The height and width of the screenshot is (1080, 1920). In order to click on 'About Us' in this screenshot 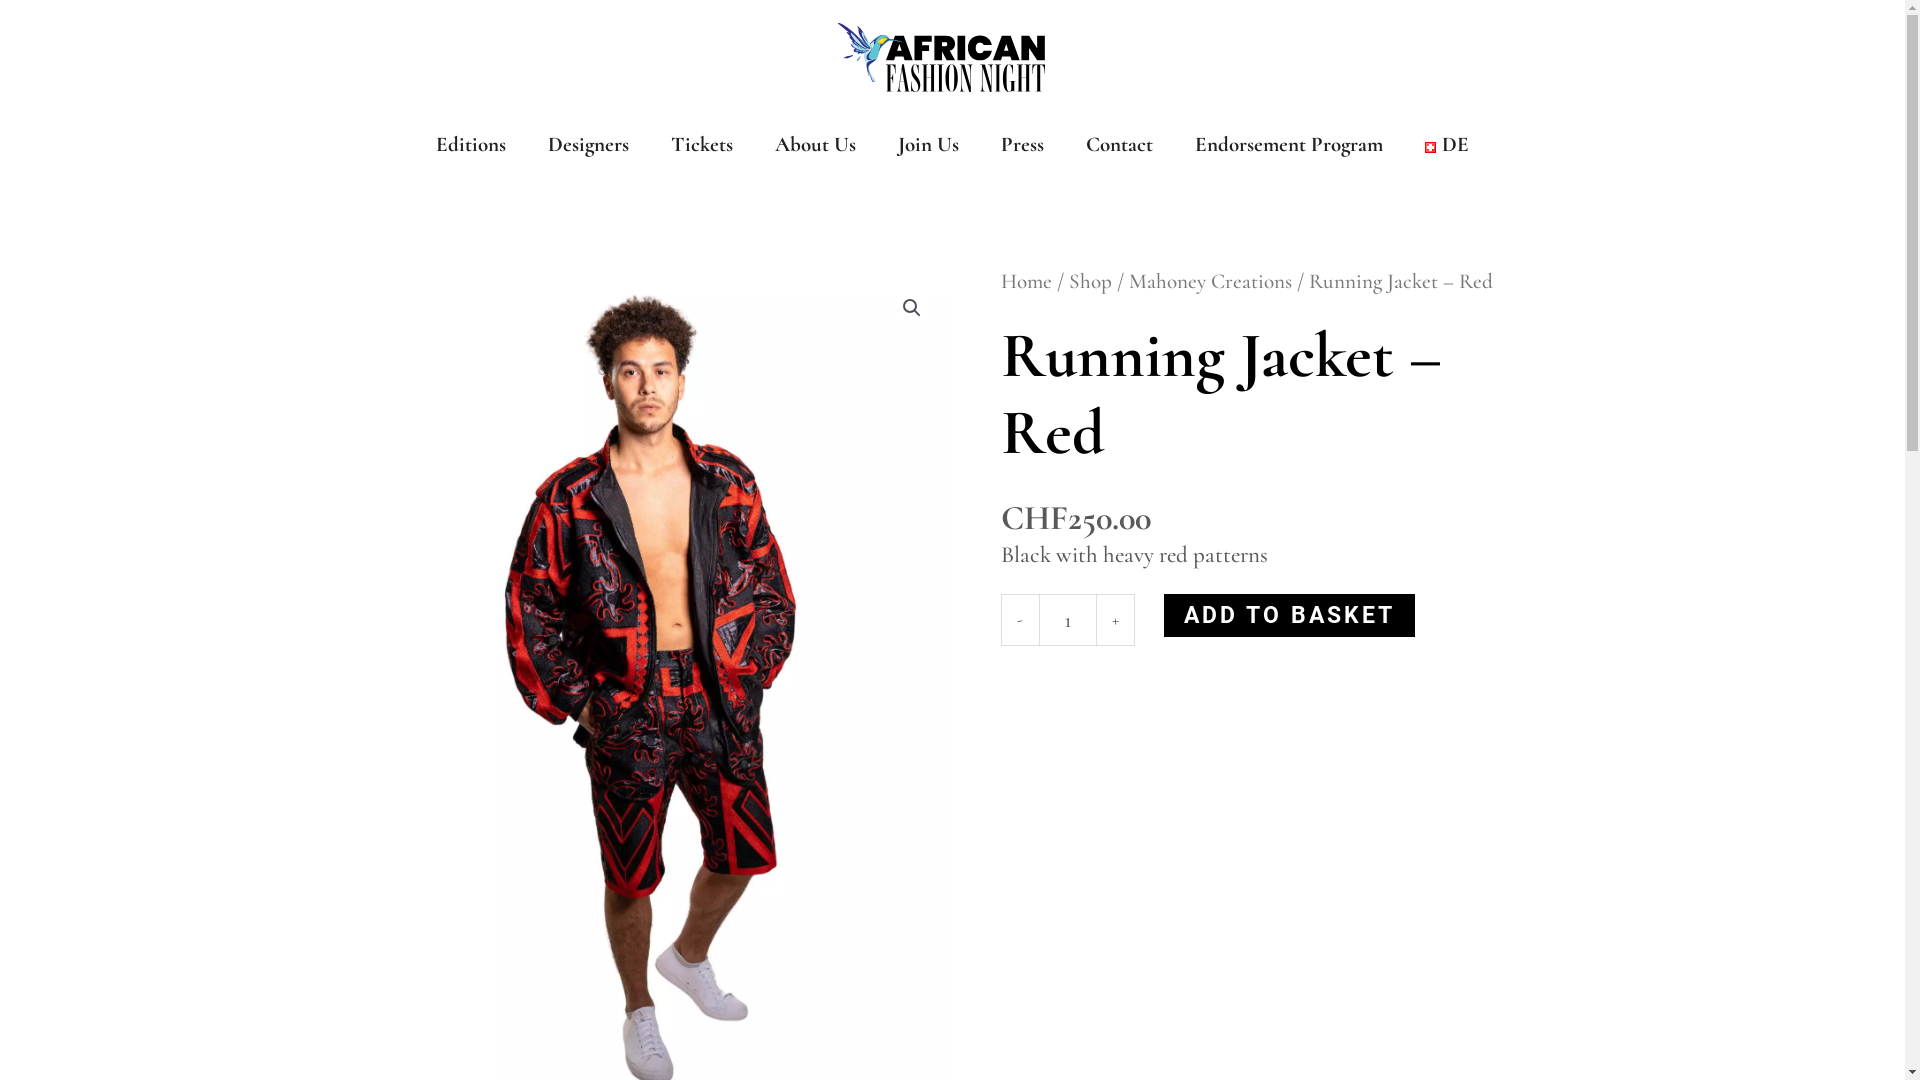, I will do `click(815, 144)`.